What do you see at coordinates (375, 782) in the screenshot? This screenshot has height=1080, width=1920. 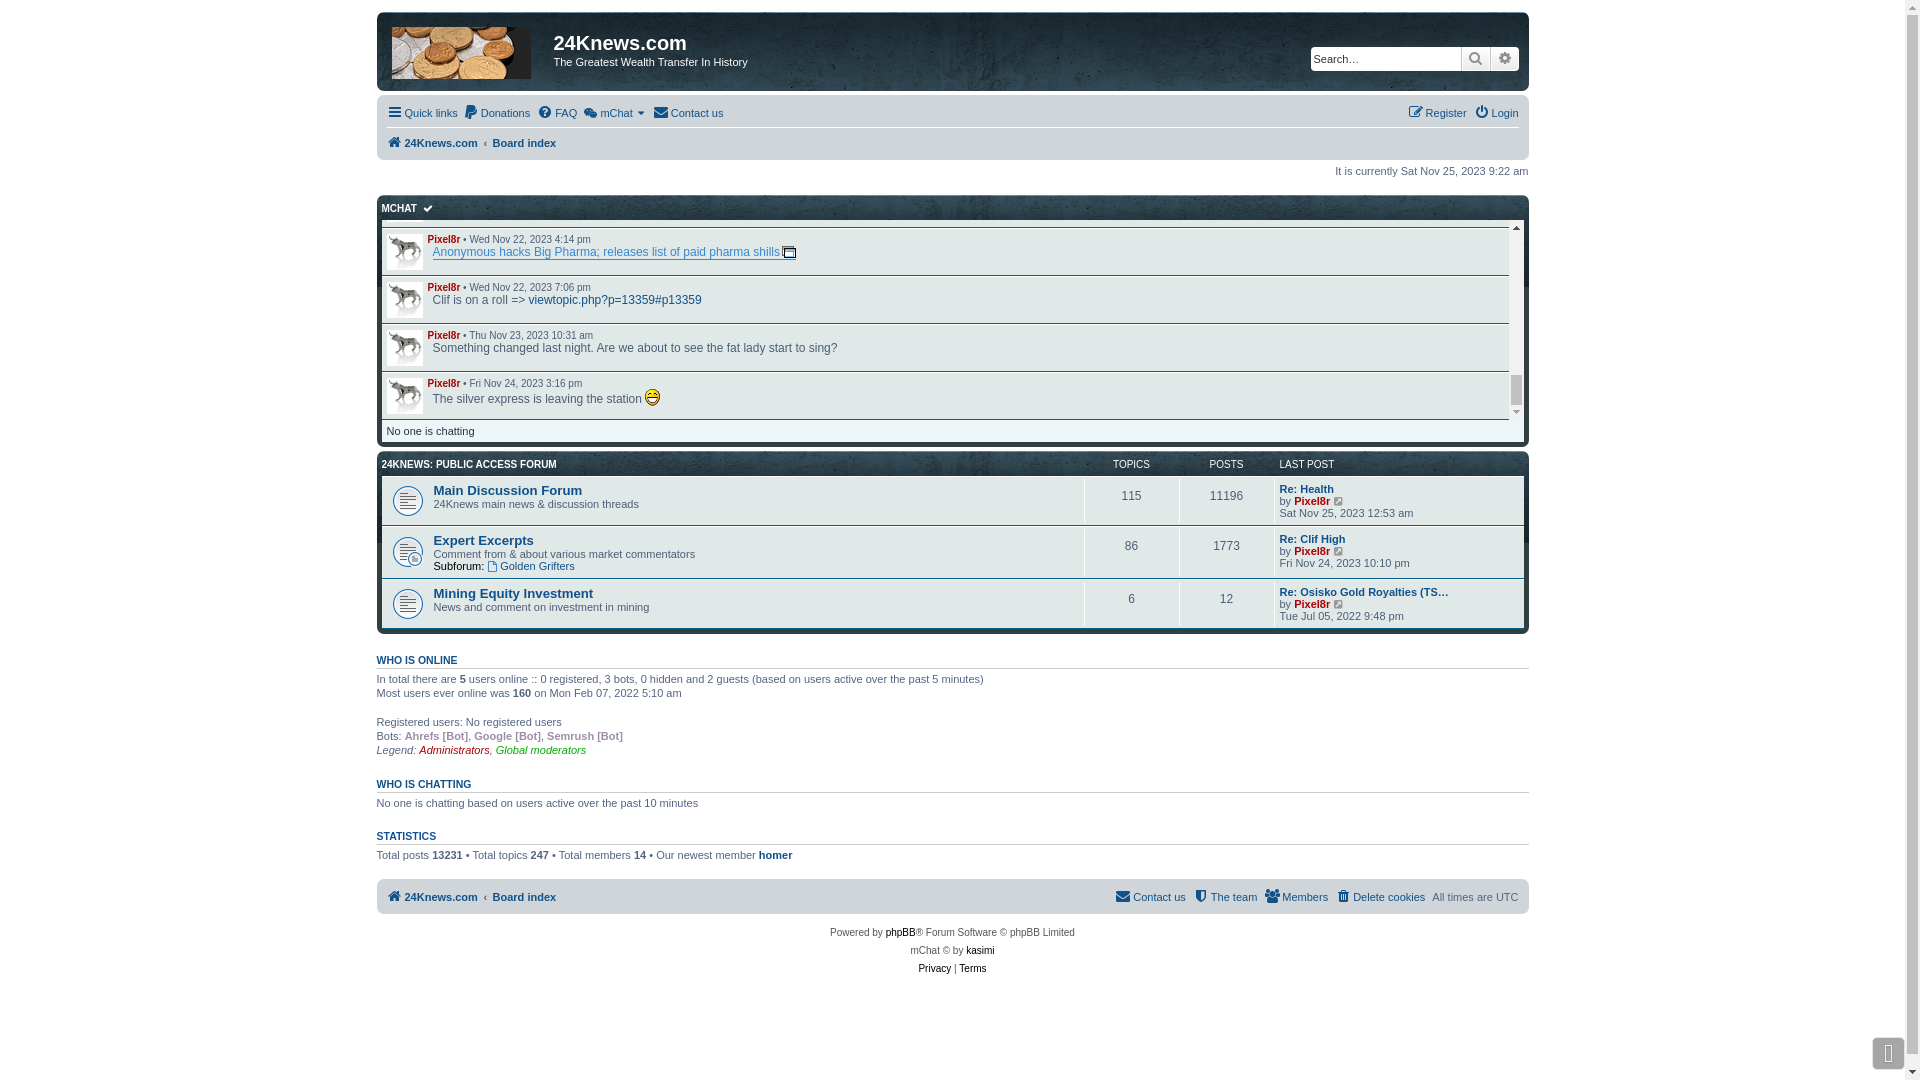 I see `'WHO IS CHATTING'` at bounding box center [375, 782].